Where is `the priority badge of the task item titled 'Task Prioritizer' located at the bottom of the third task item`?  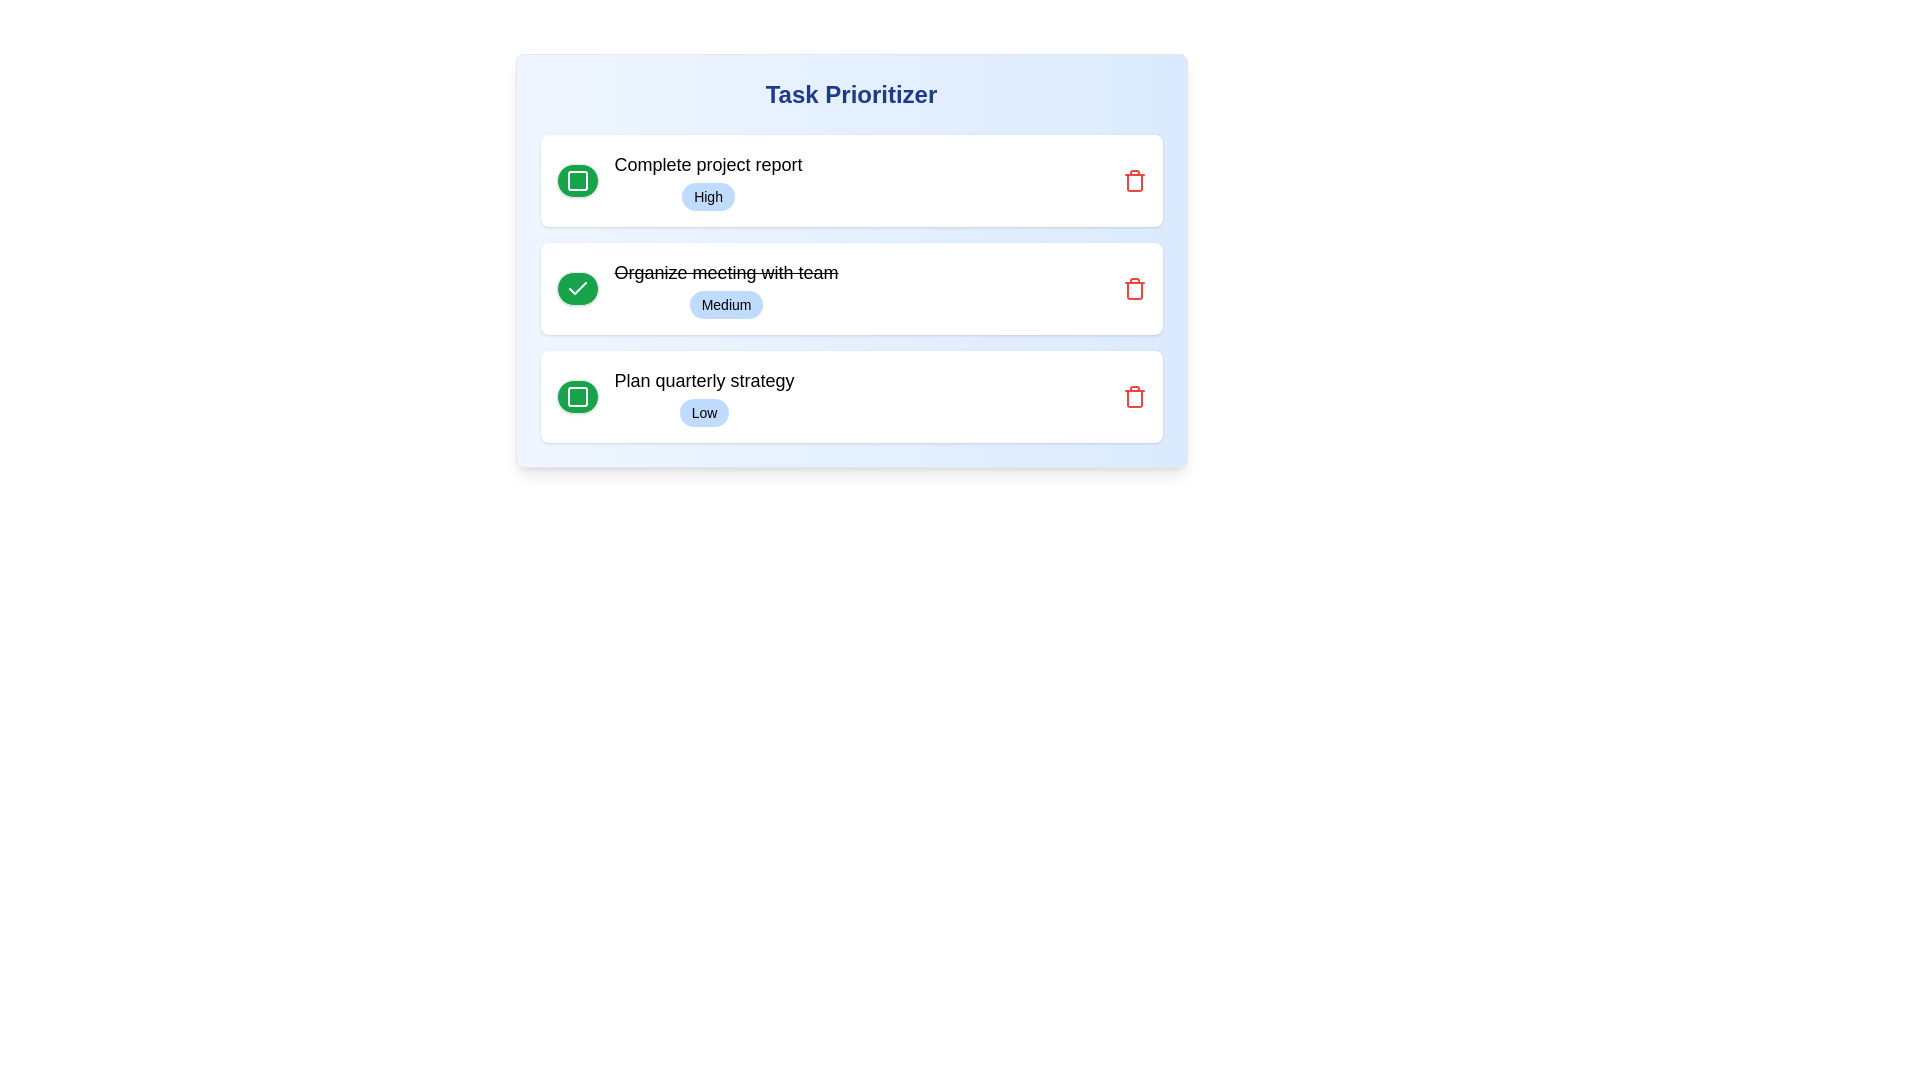
the priority badge of the task item titled 'Task Prioritizer' located at the bottom of the third task item is located at coordinates (675, 397).